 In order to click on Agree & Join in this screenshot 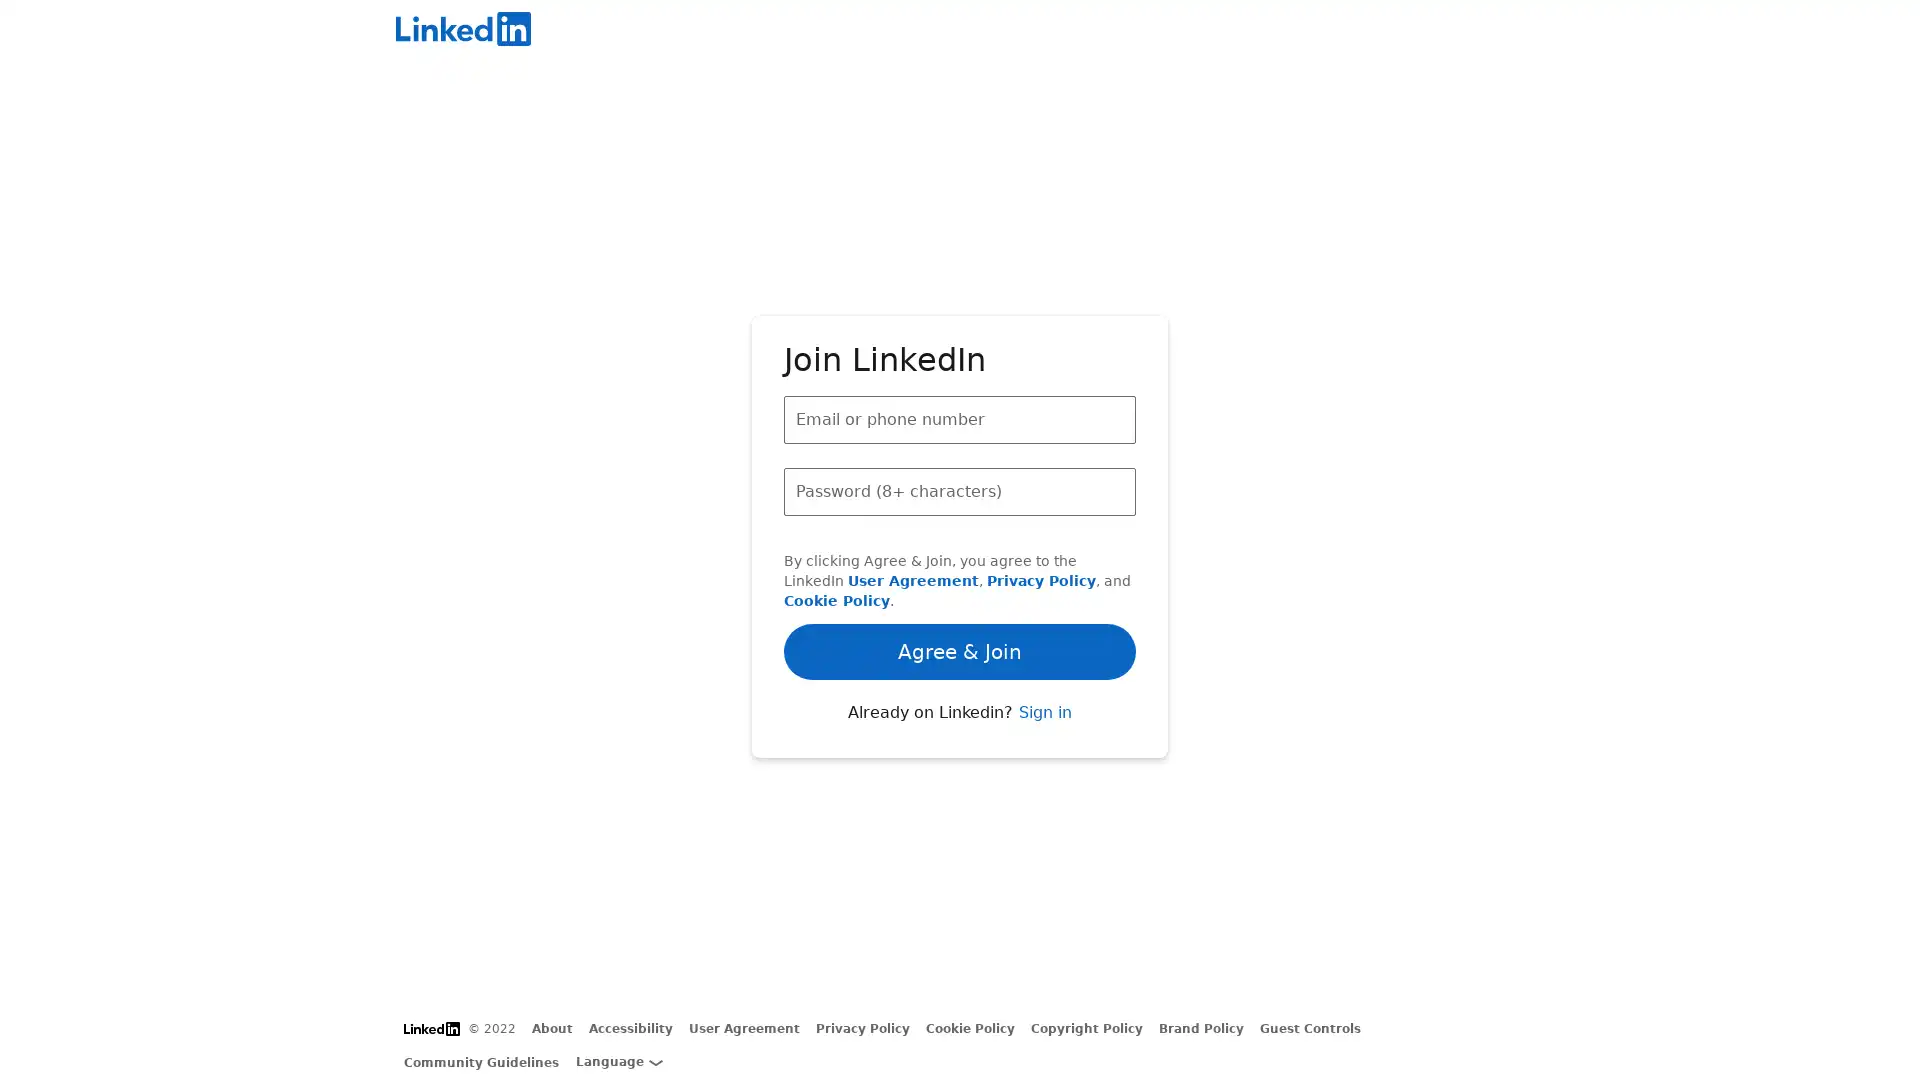, I will do `click(960, 593)`.